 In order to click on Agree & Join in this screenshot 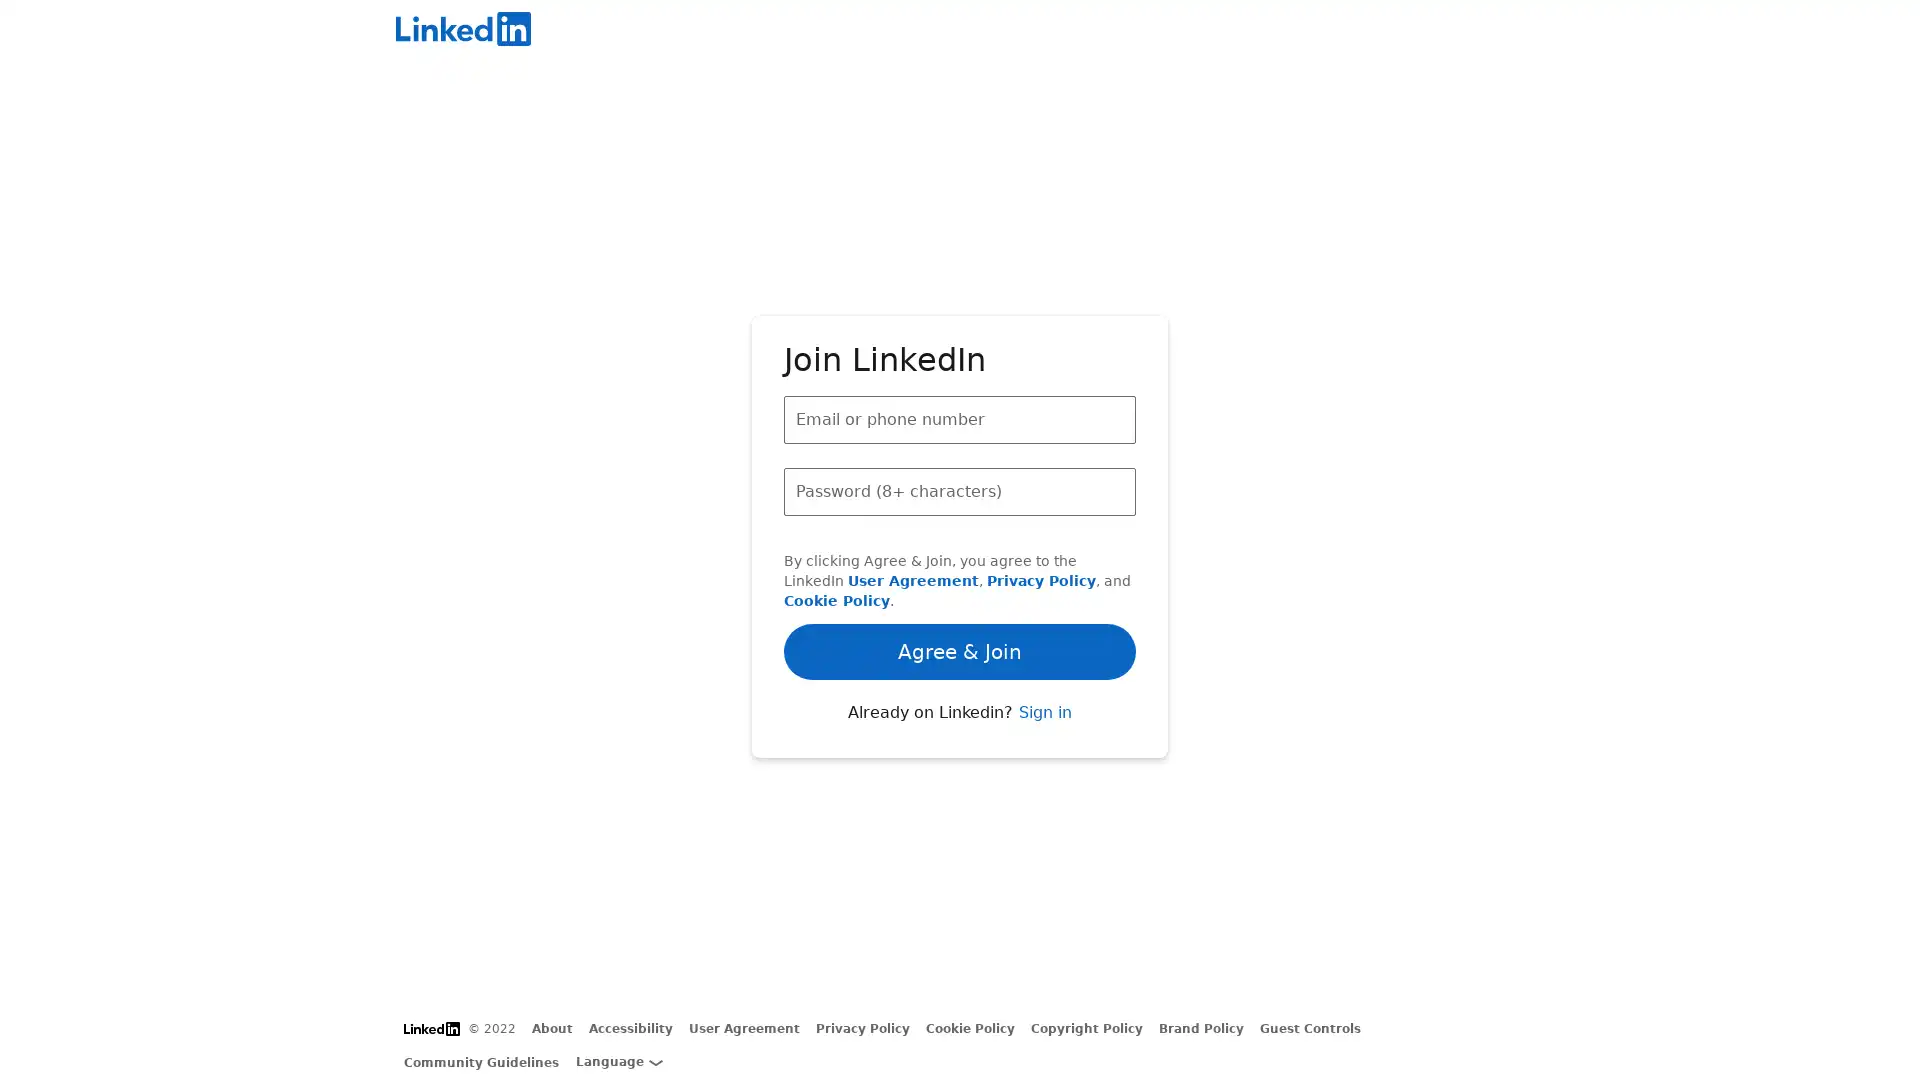, I will do `click(960, 593)`.